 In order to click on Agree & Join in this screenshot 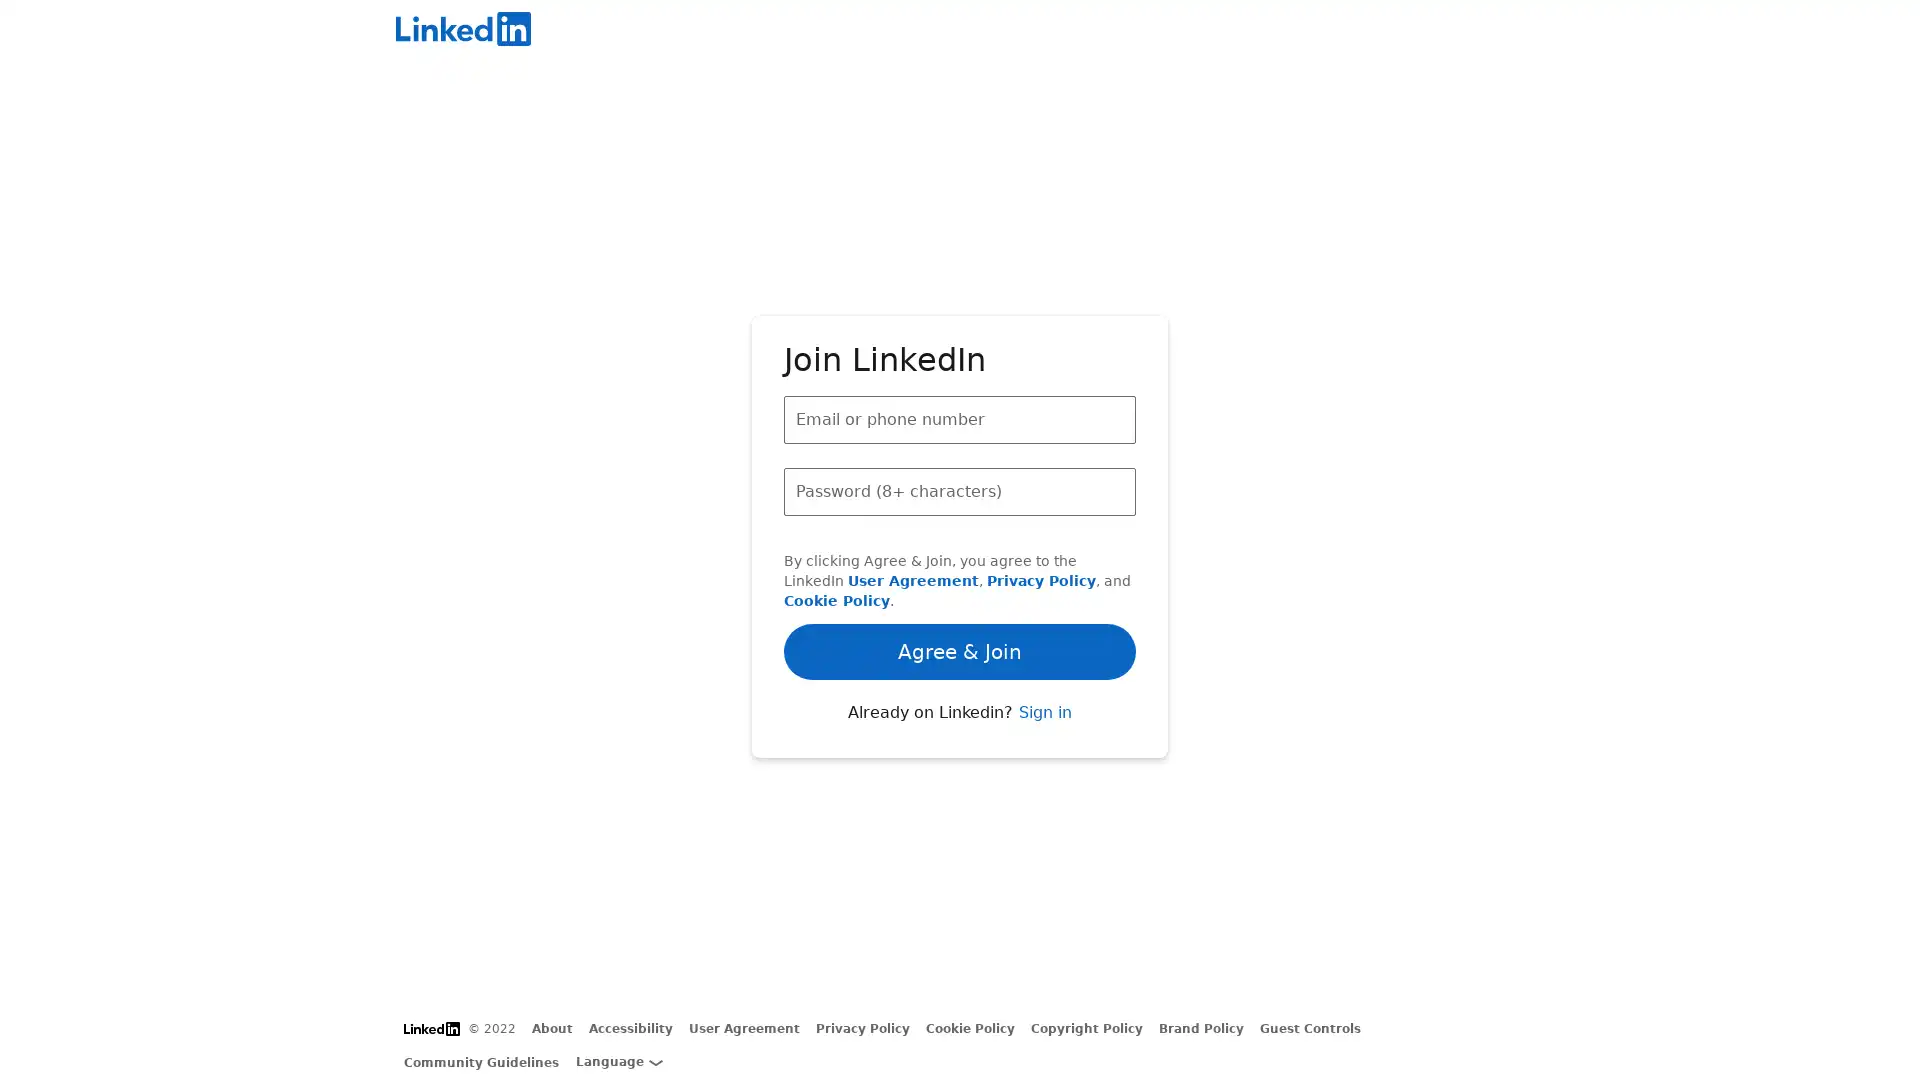, I will do `click(960, 593)`.